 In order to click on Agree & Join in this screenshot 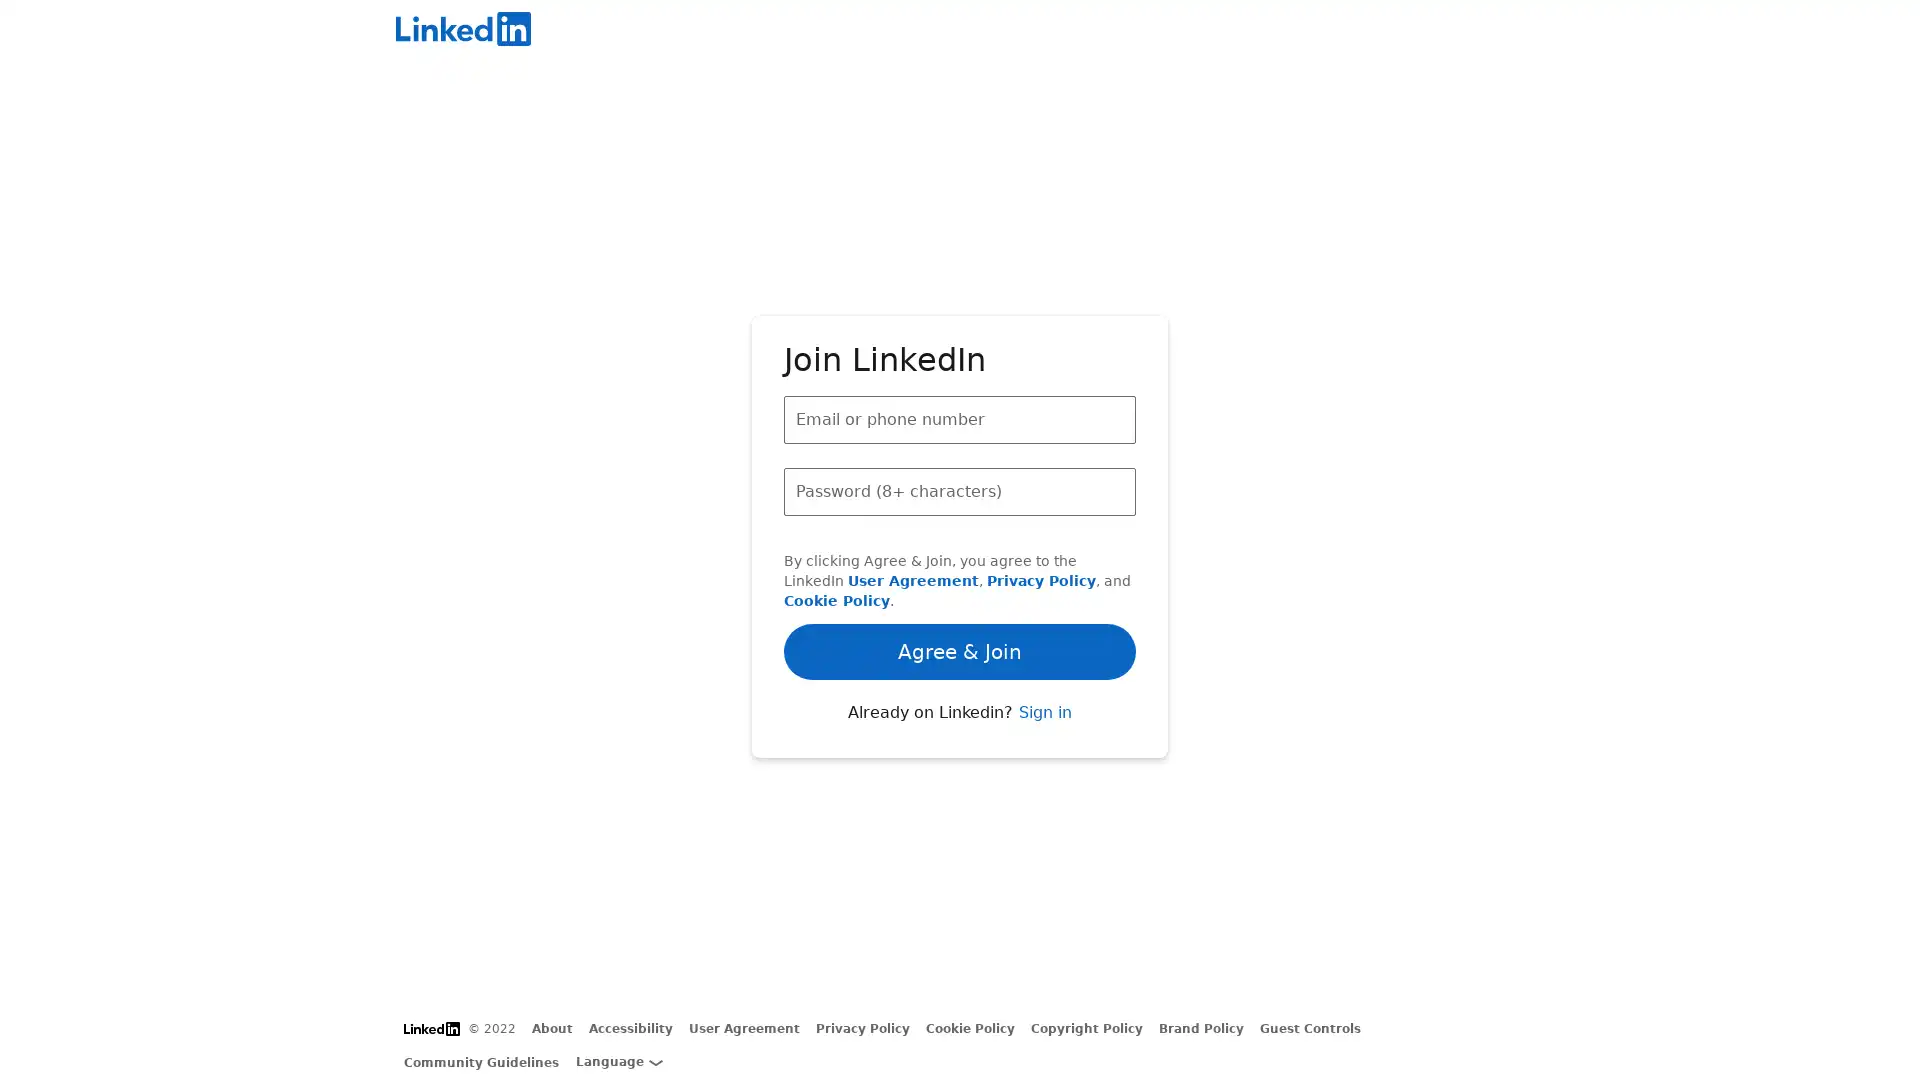, I will do `click(960, 593)`.